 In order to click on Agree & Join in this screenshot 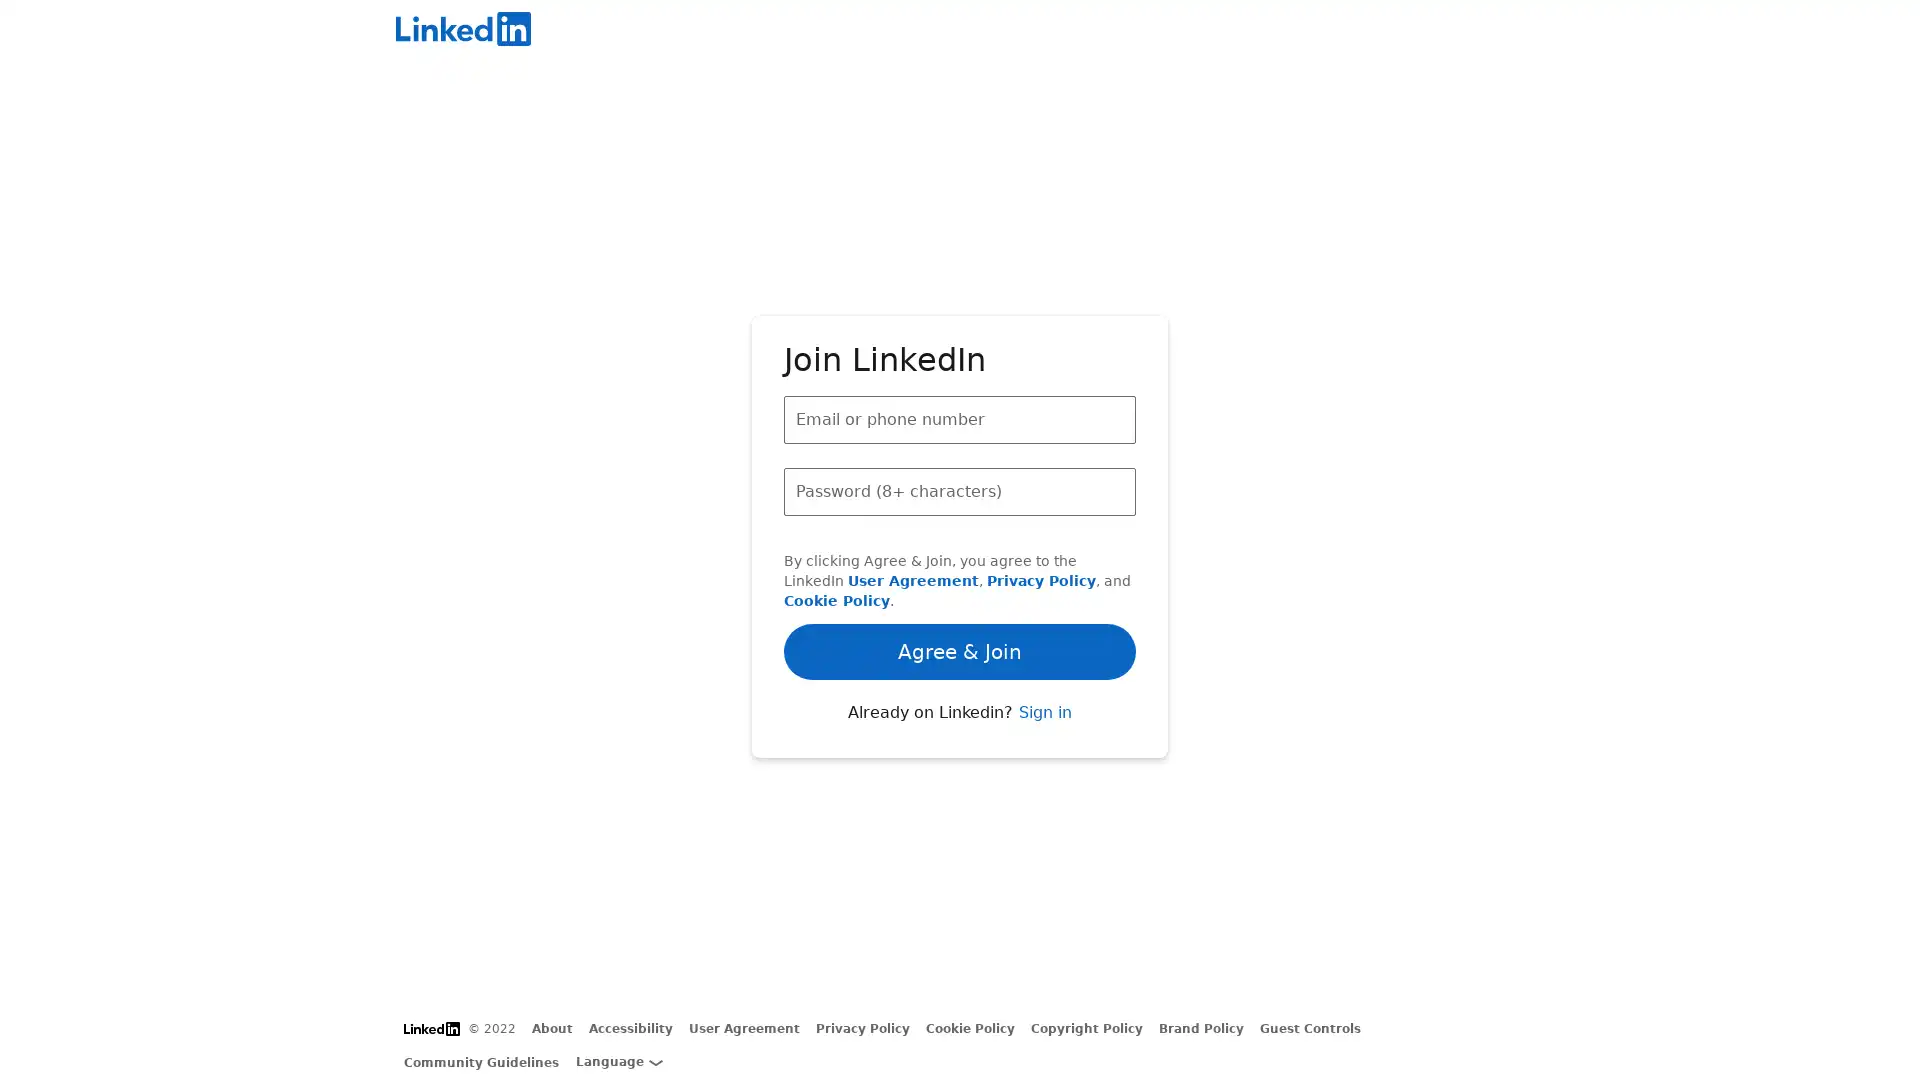, I will do `click(960, 593)`.